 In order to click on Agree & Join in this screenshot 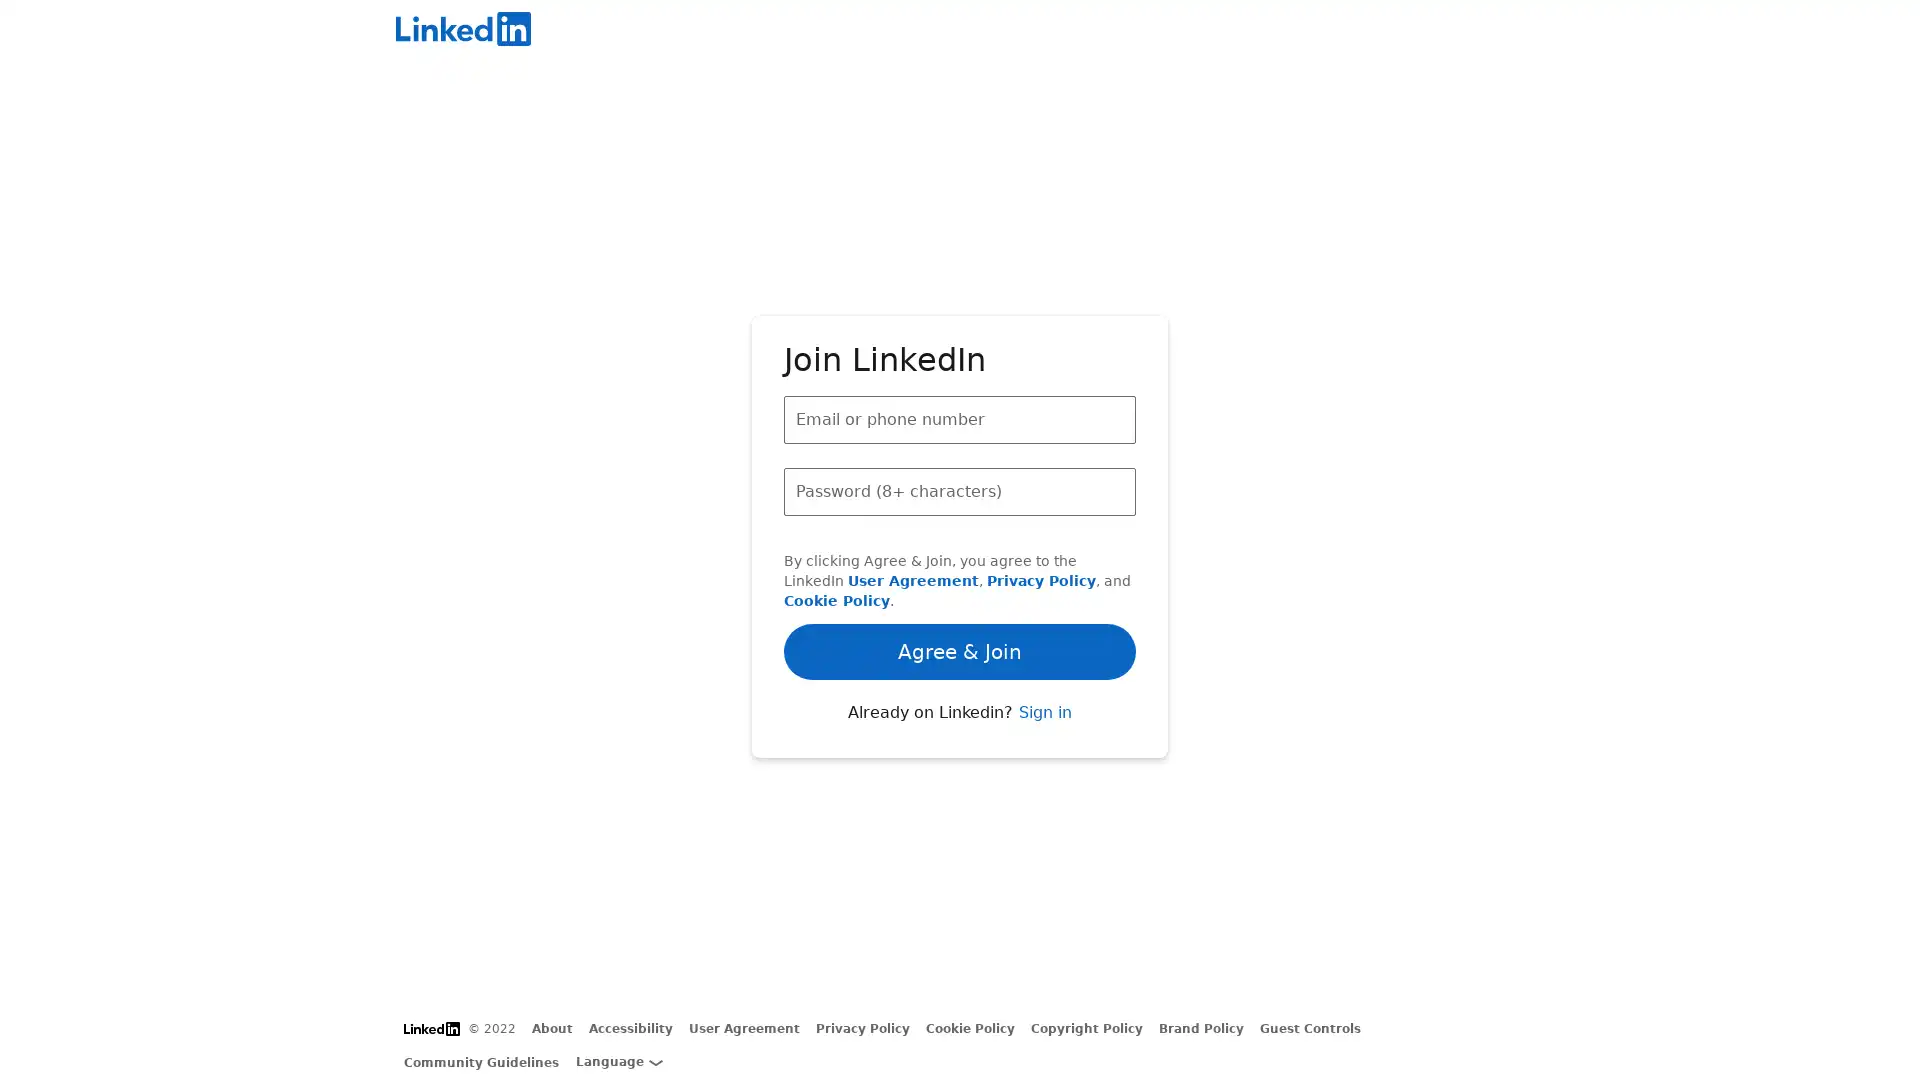, I will do `click(960, 593)`.